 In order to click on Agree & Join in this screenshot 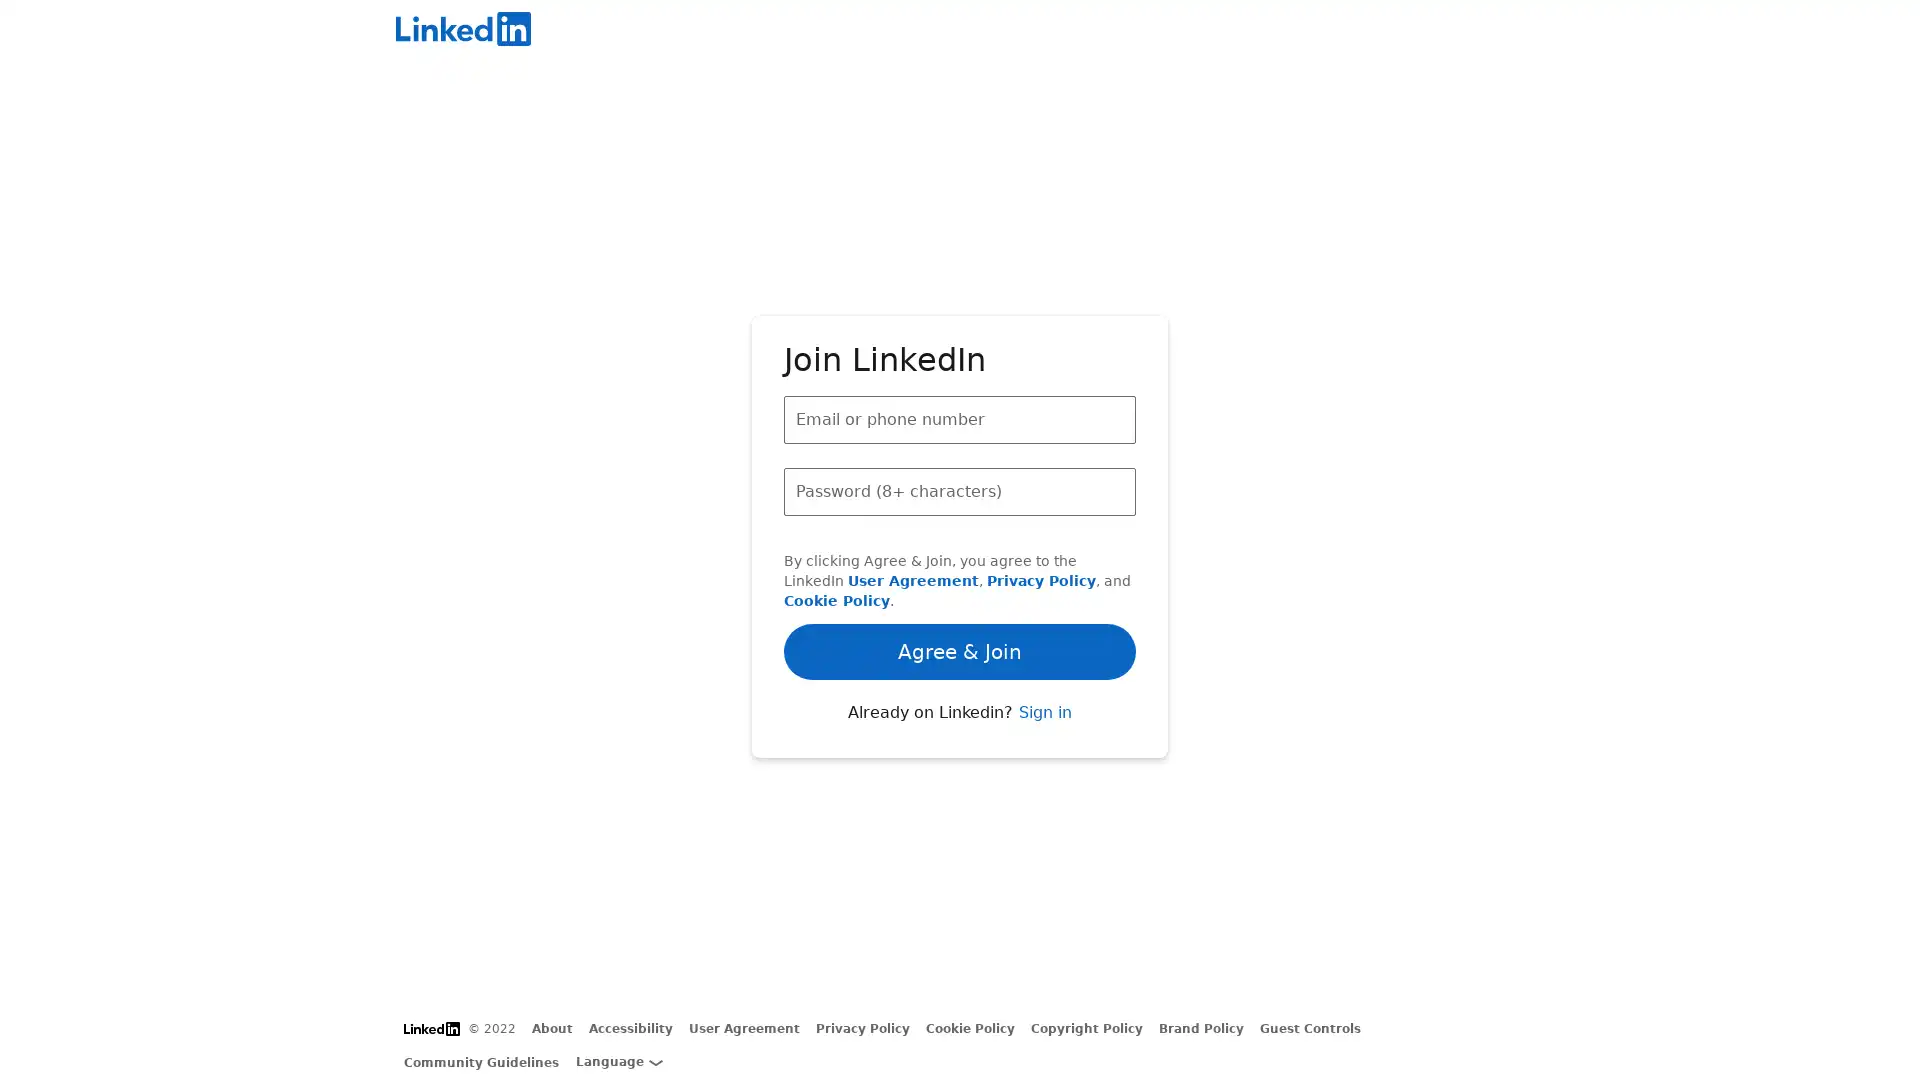, I will do `click(960, 593)`.